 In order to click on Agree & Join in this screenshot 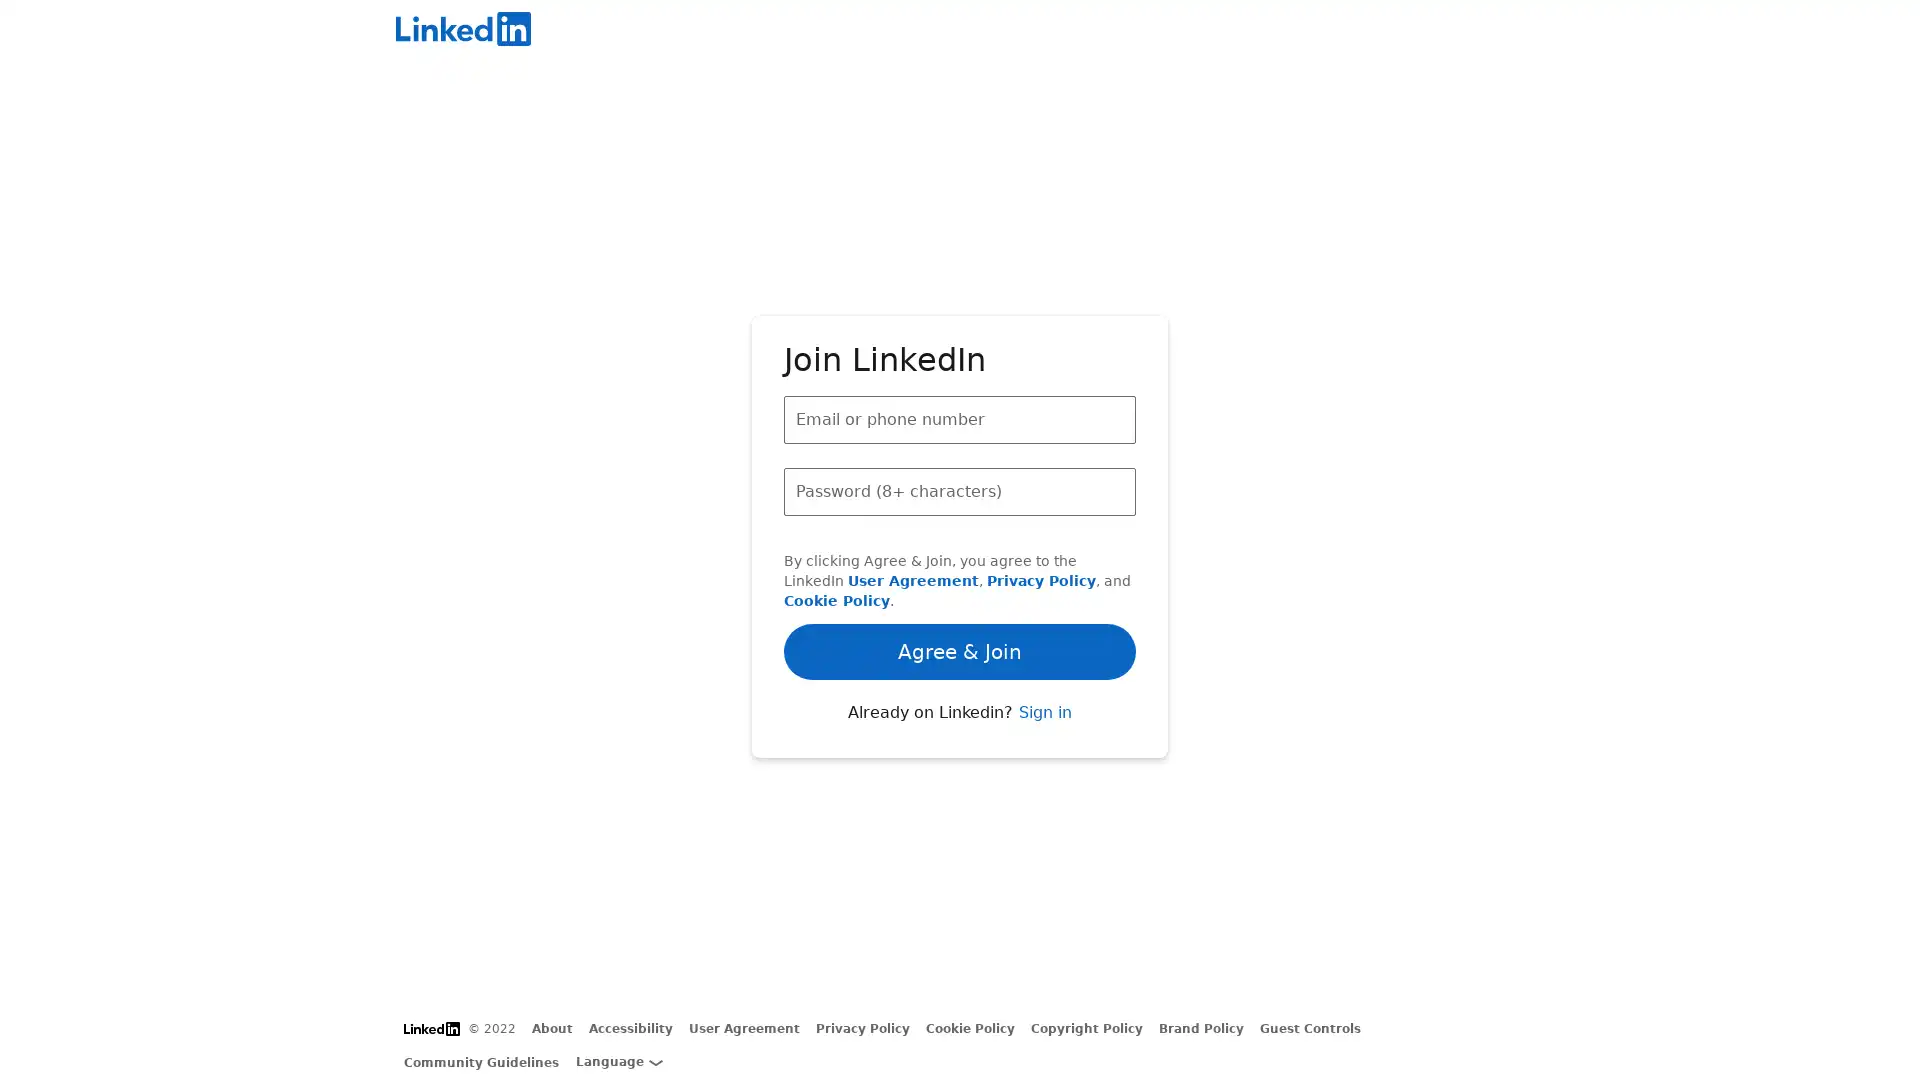, I will do `click(960, 593)`.